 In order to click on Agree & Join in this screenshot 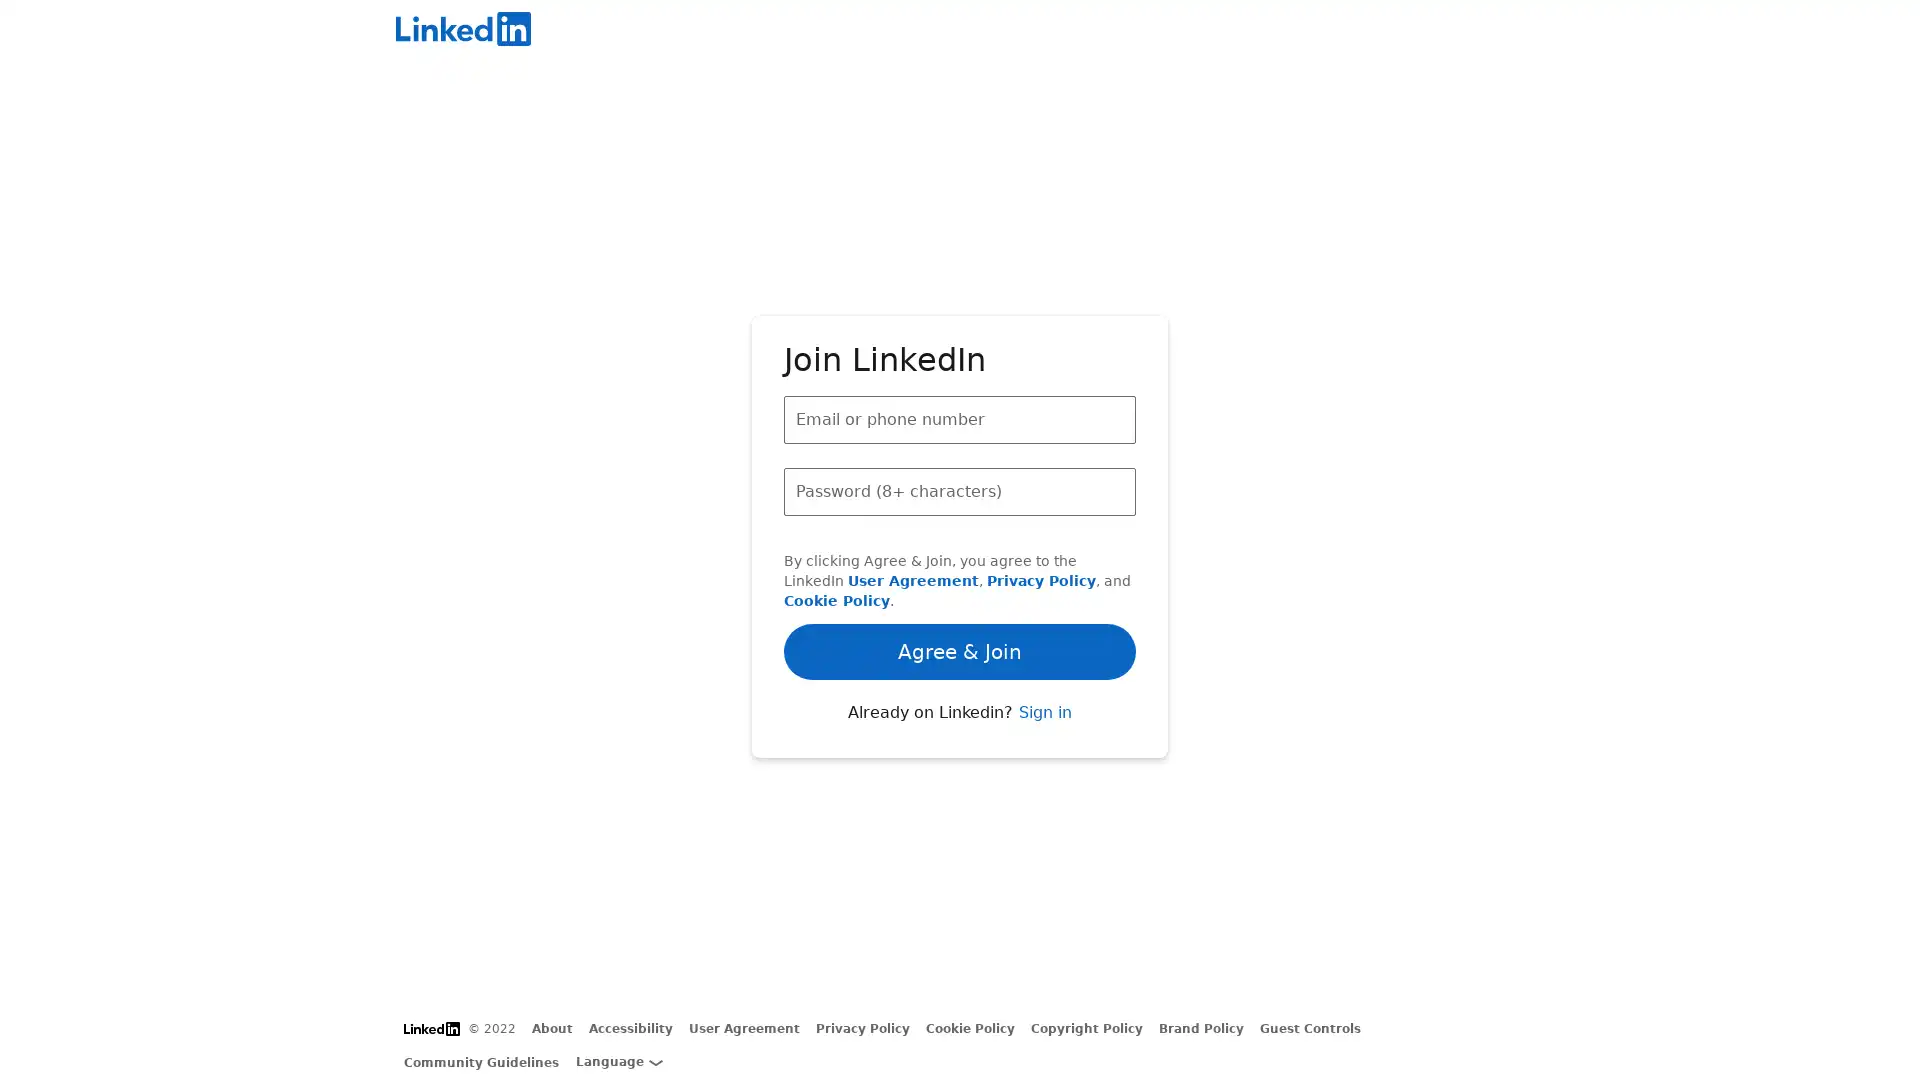, I will do `click(960, 593)`.